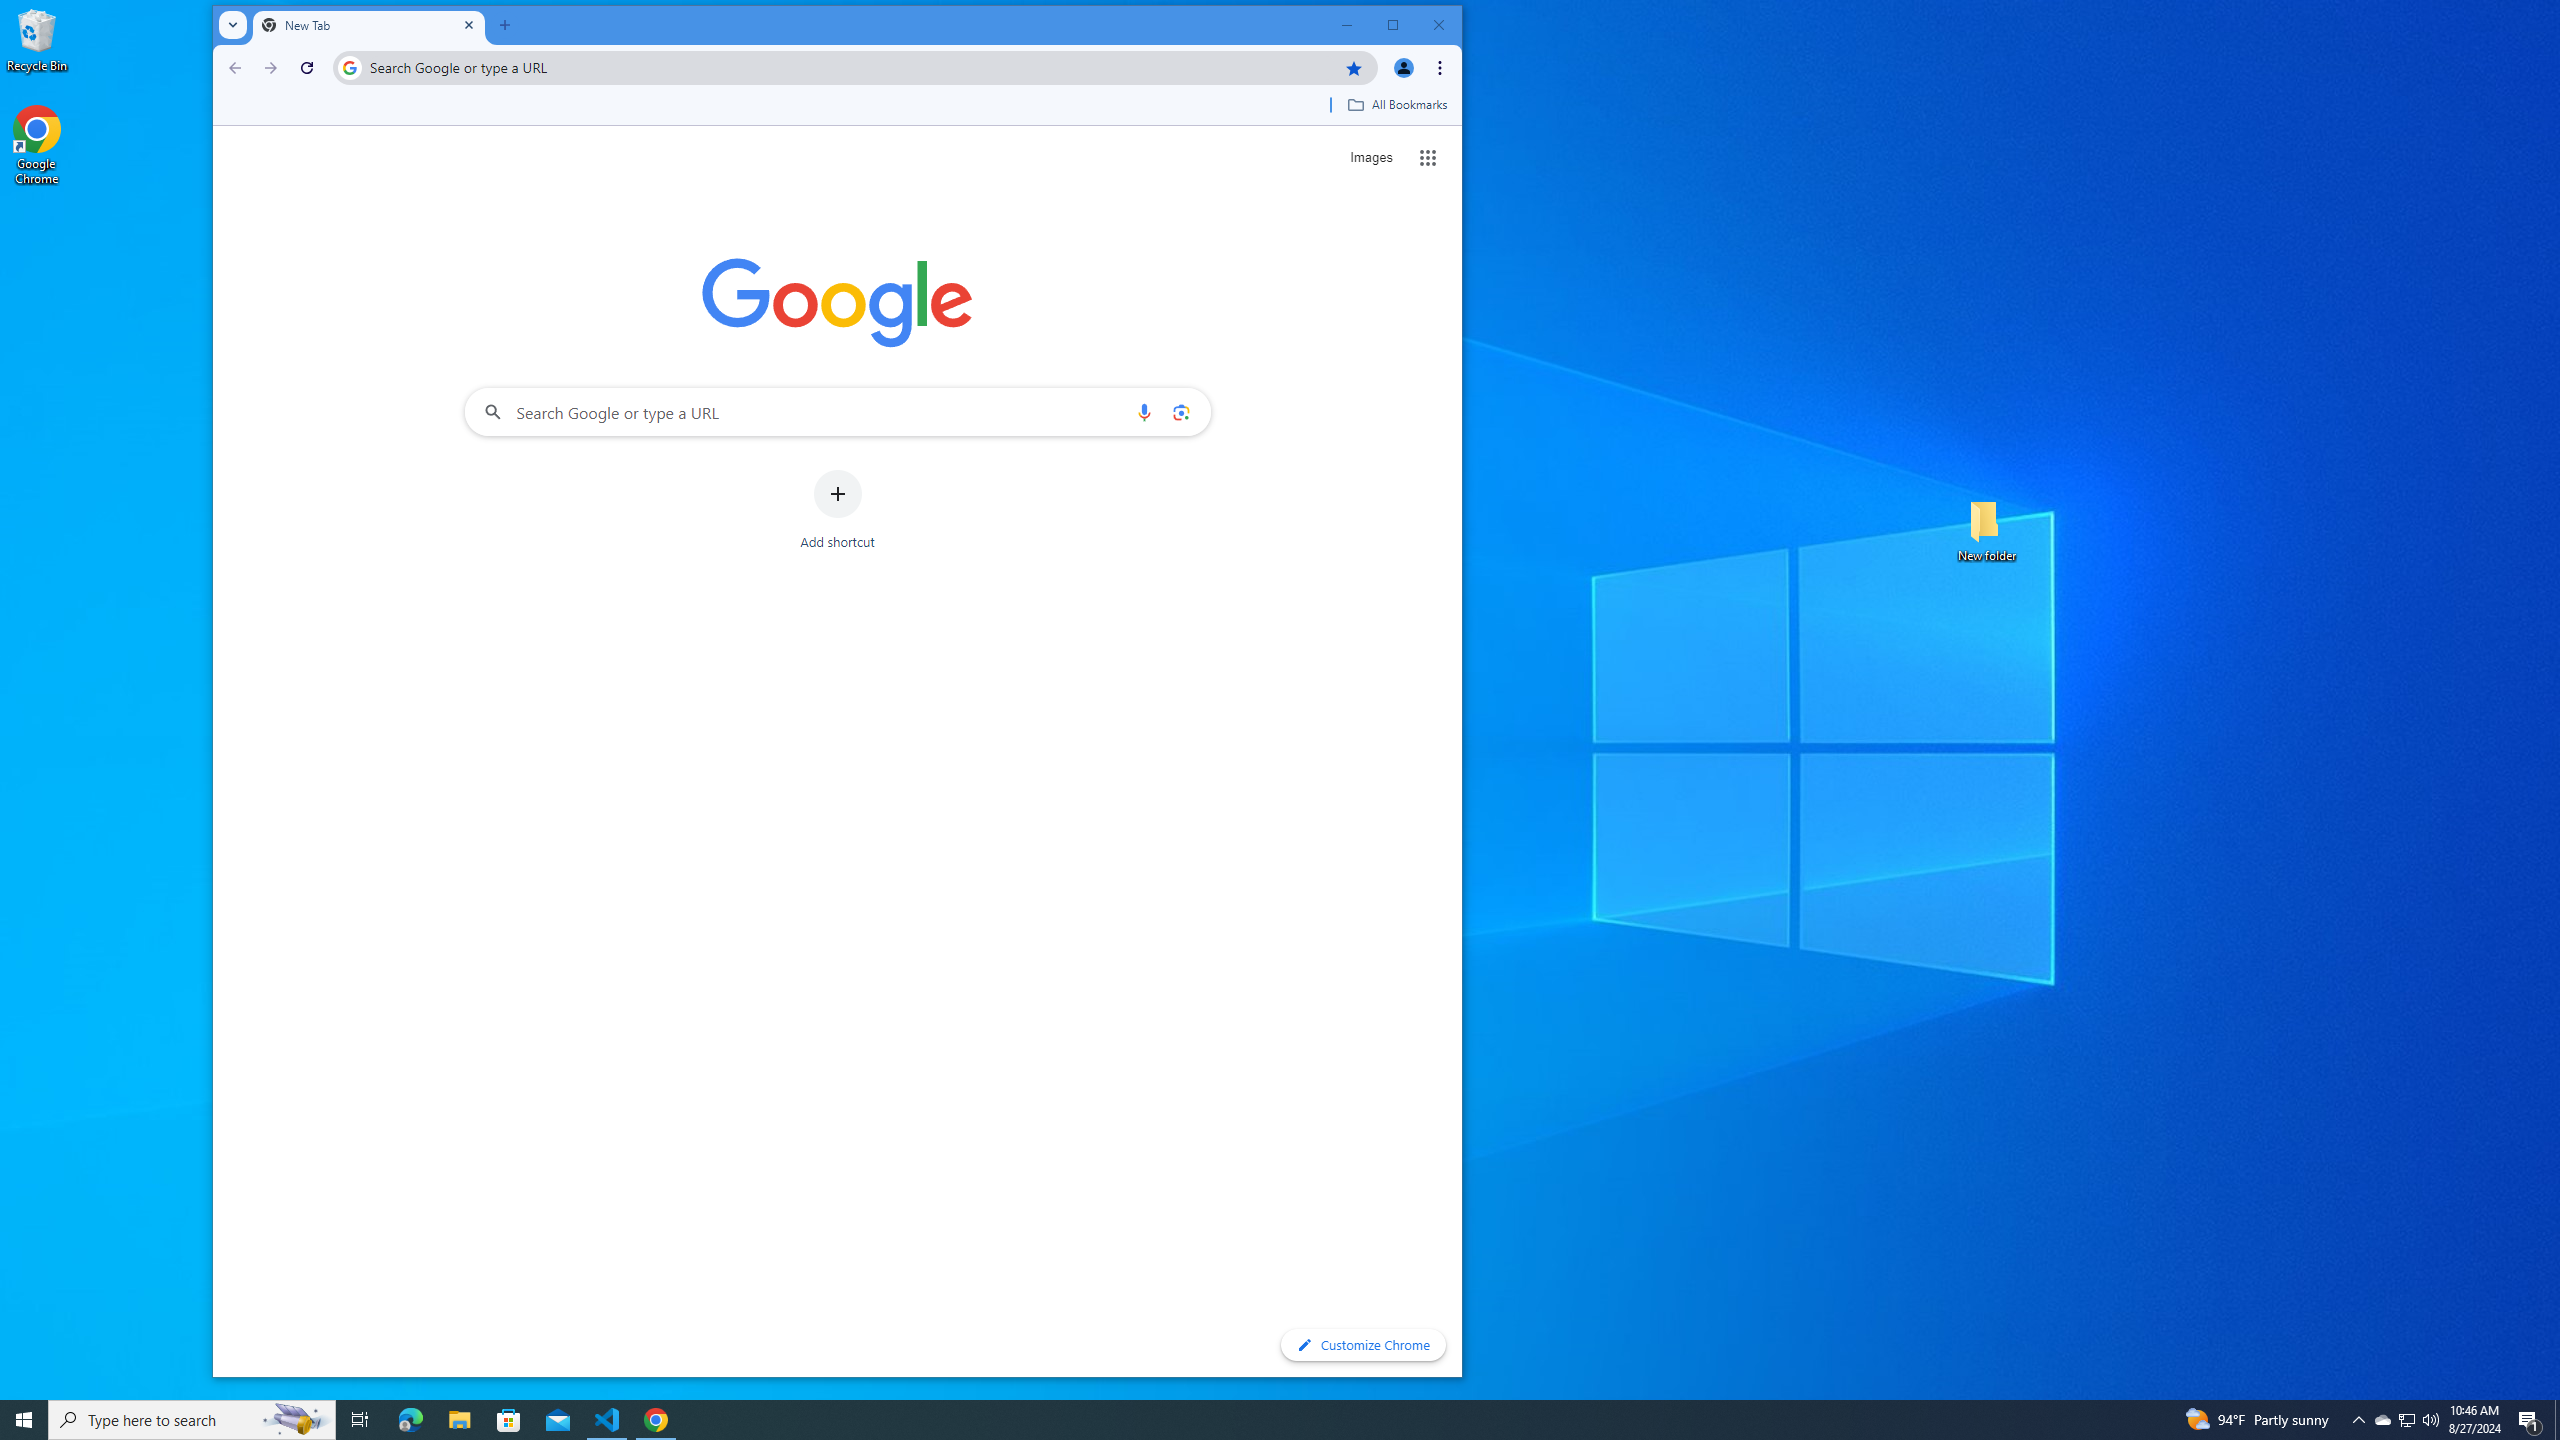 This screenshot has height=1440, width=2560. What do you see at coordinates (1986, 528) in the screenshot?
I see `'New folder'` at bounding box center [1986, 528].